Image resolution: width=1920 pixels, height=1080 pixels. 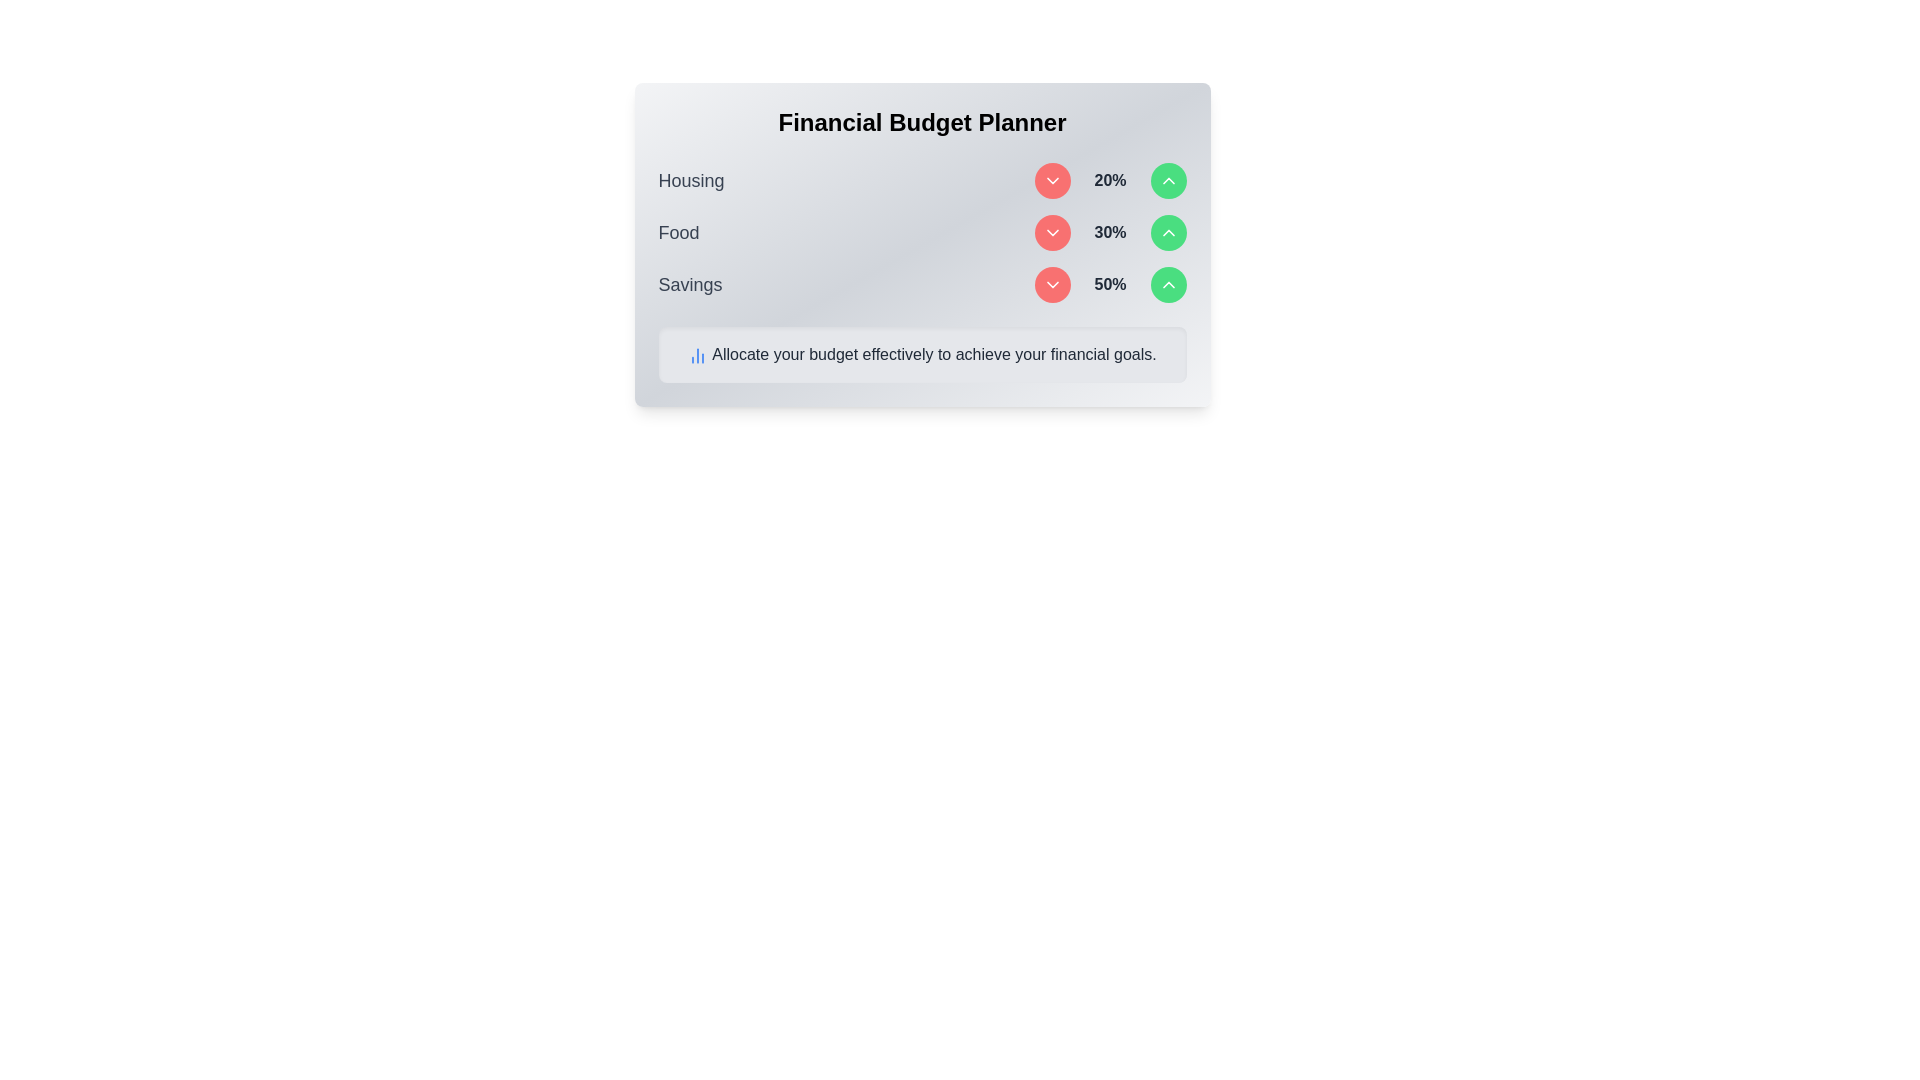 What do you see at coordinates (1109, 285) in the screenshot?
I see `the third text label indicating budget percentage, which is positioned next to a '+' button on the right and a '-' button on the left` at bounding box center [1109, 285].